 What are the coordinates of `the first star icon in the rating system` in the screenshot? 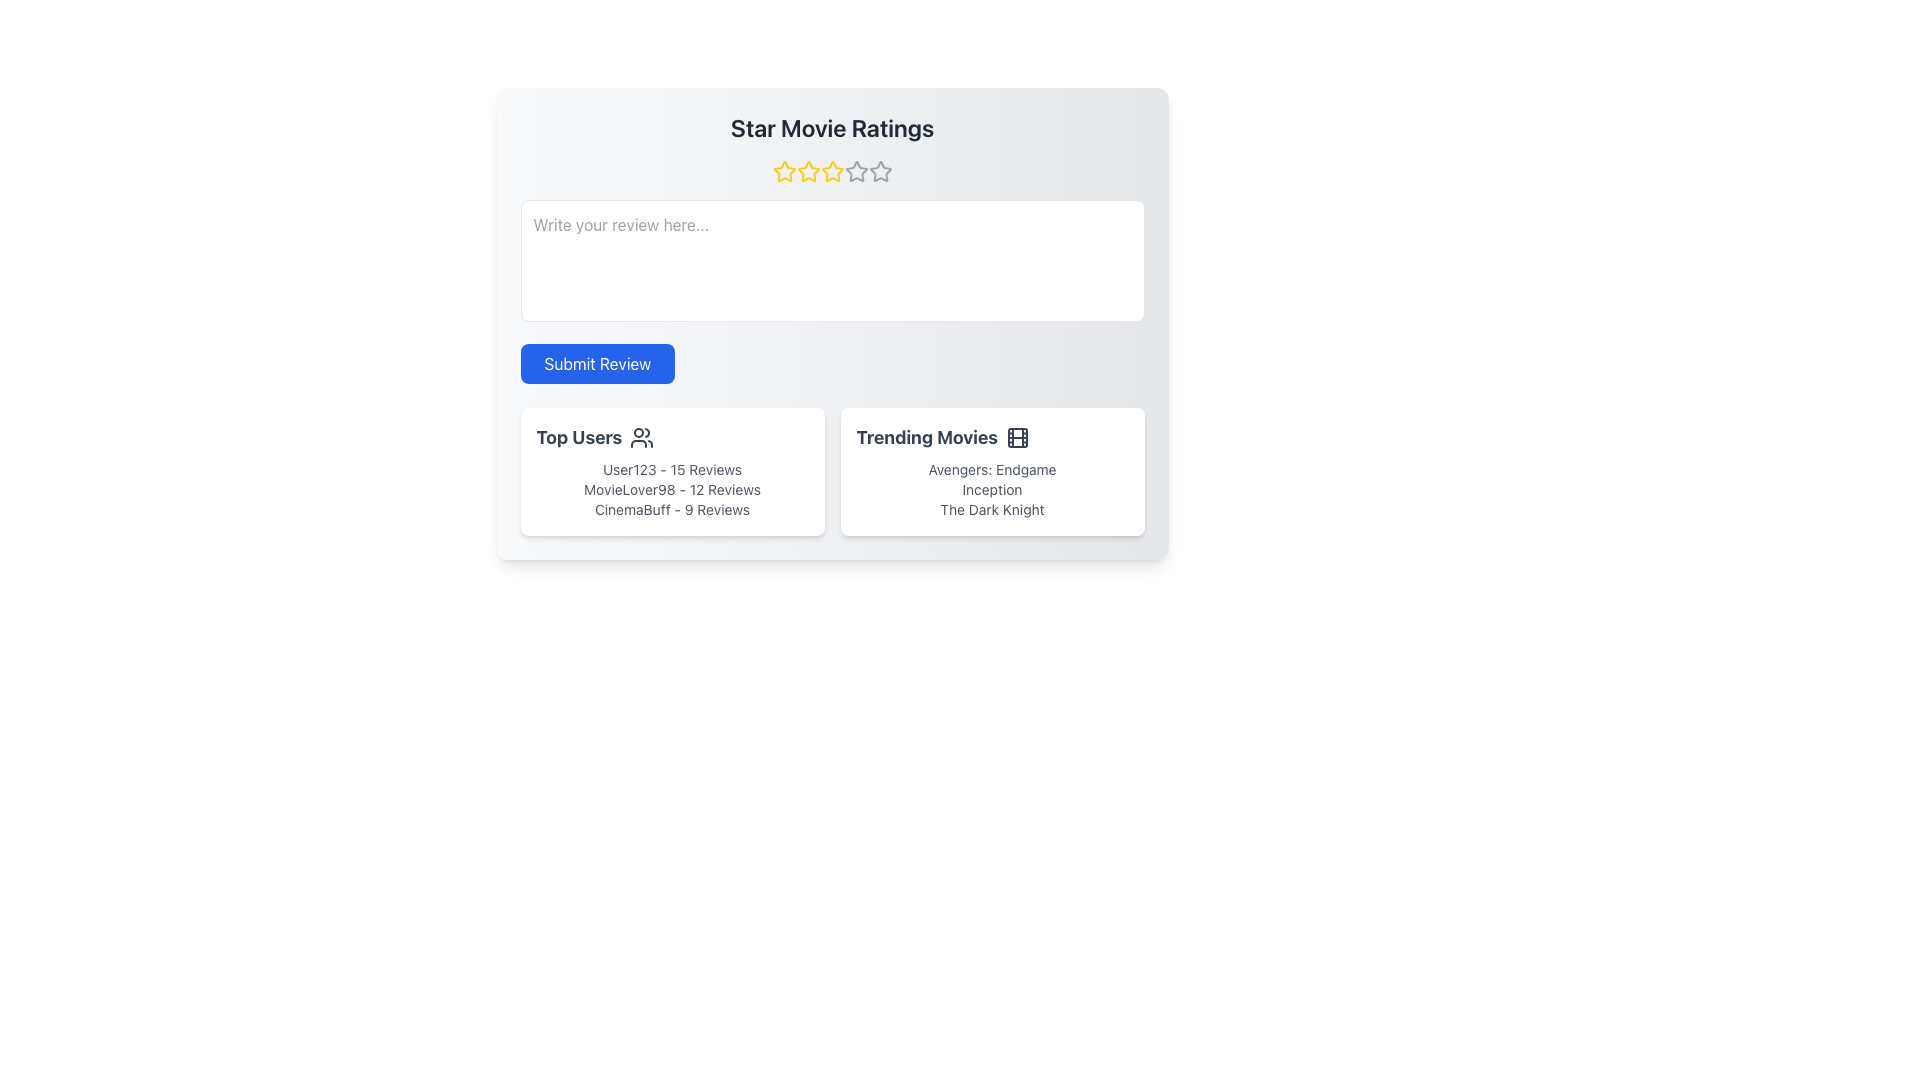 It's located at (783, 170).